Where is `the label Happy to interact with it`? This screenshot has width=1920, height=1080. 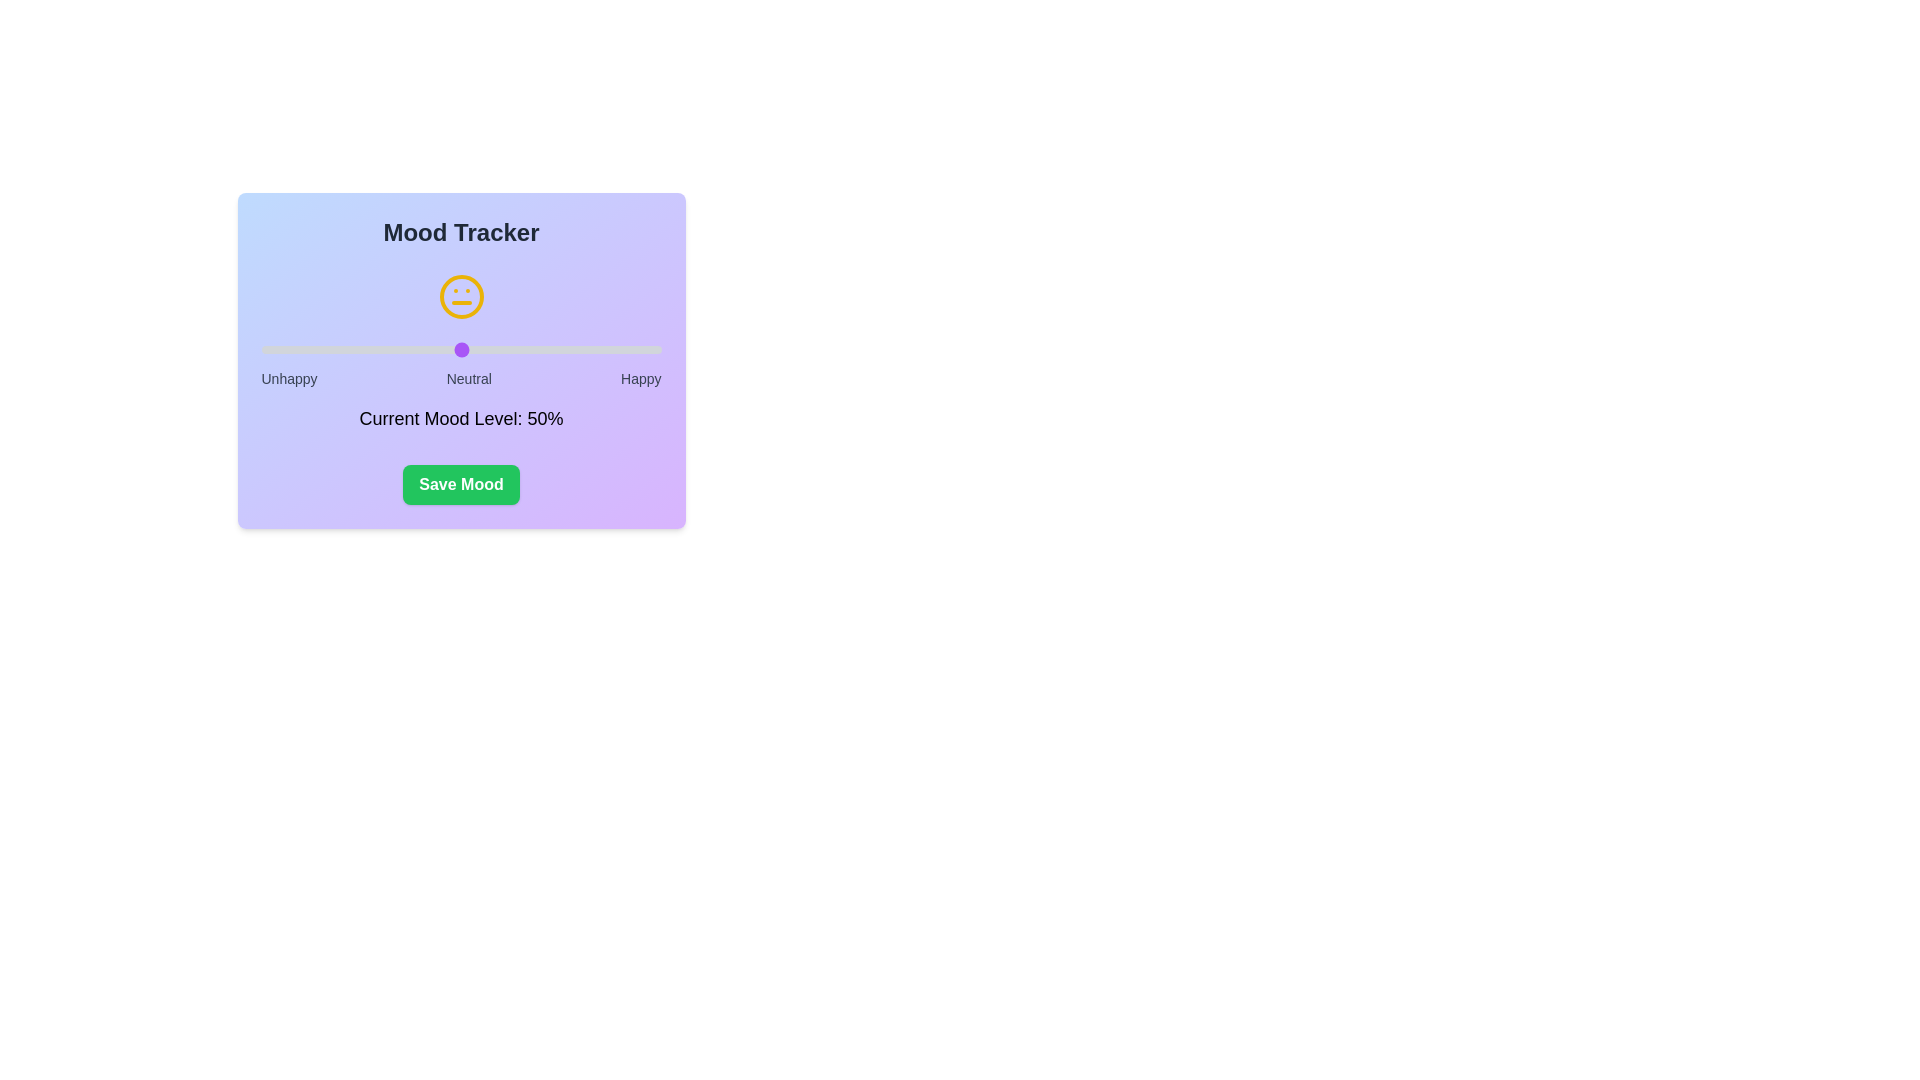
the label Happy to interact with it is located at coordinates (641, 378).